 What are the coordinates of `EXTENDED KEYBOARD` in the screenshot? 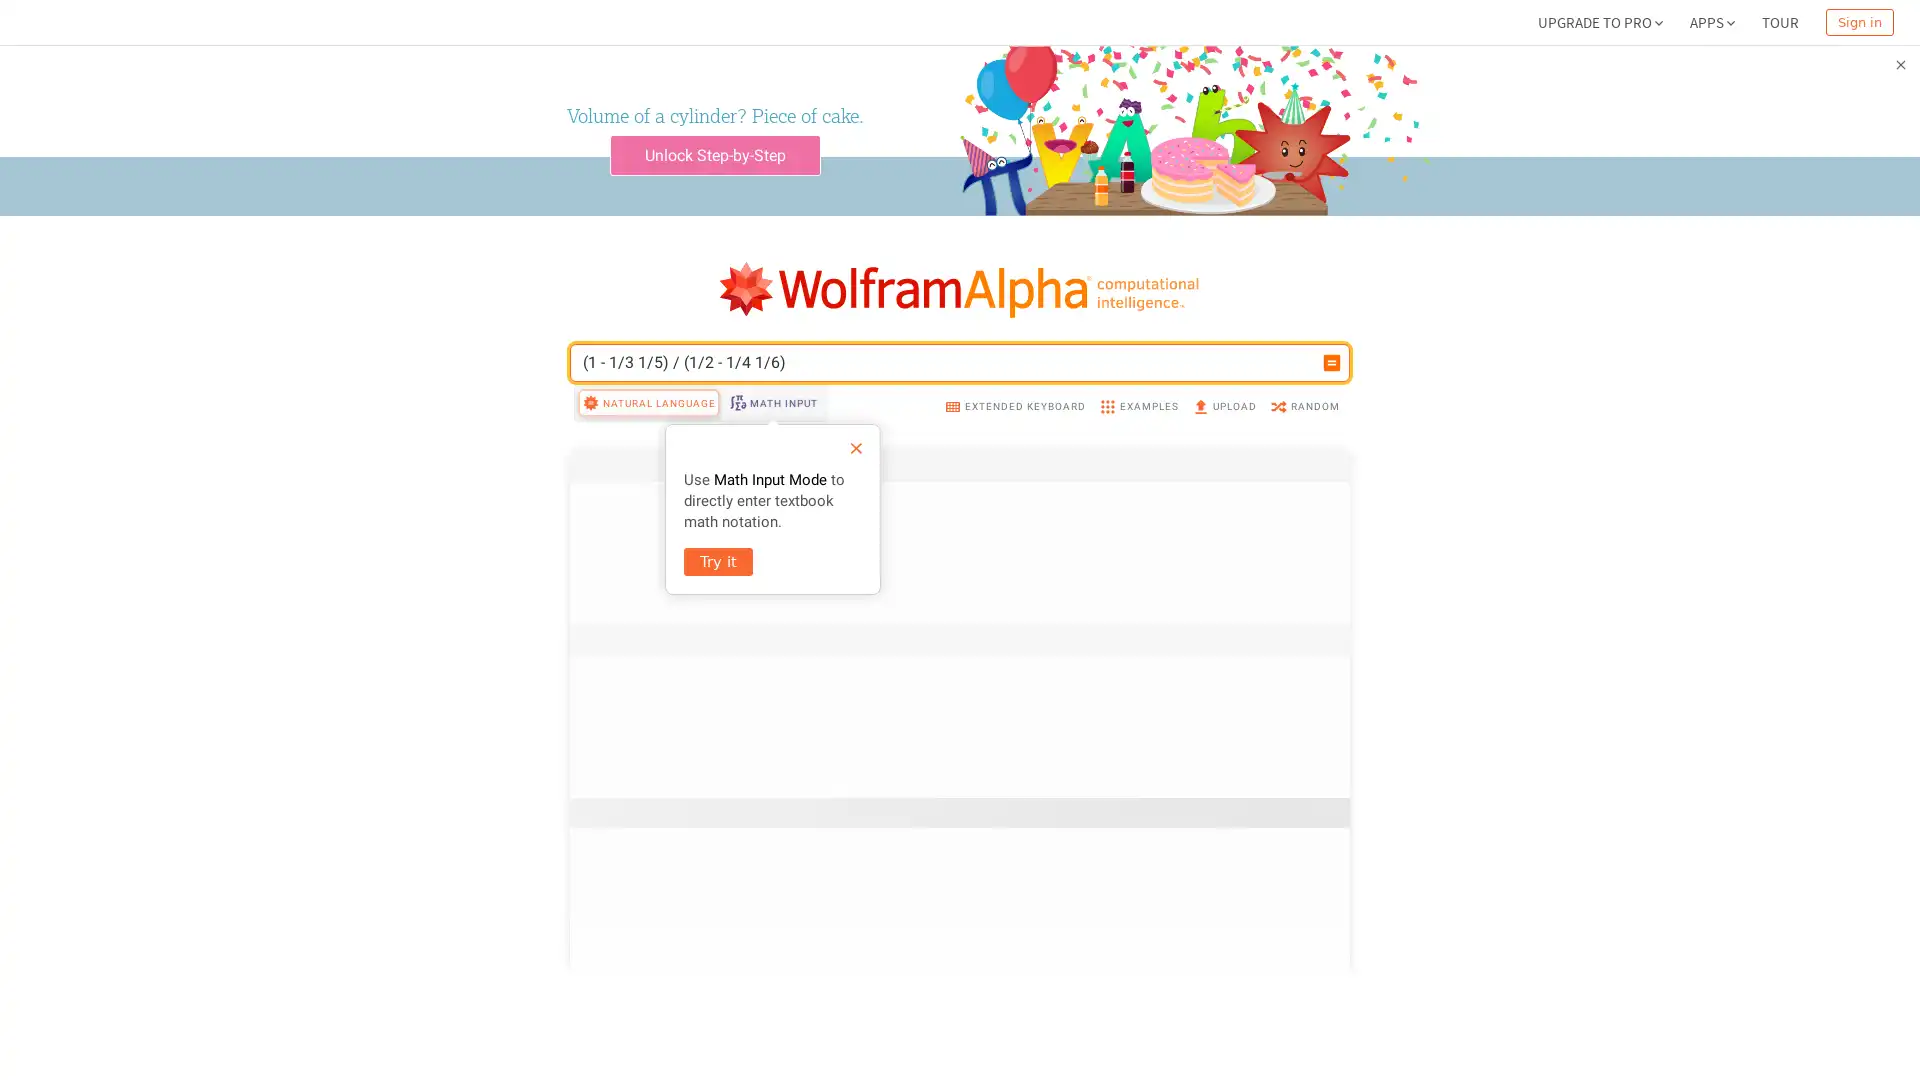 It's located at (1014, 405).